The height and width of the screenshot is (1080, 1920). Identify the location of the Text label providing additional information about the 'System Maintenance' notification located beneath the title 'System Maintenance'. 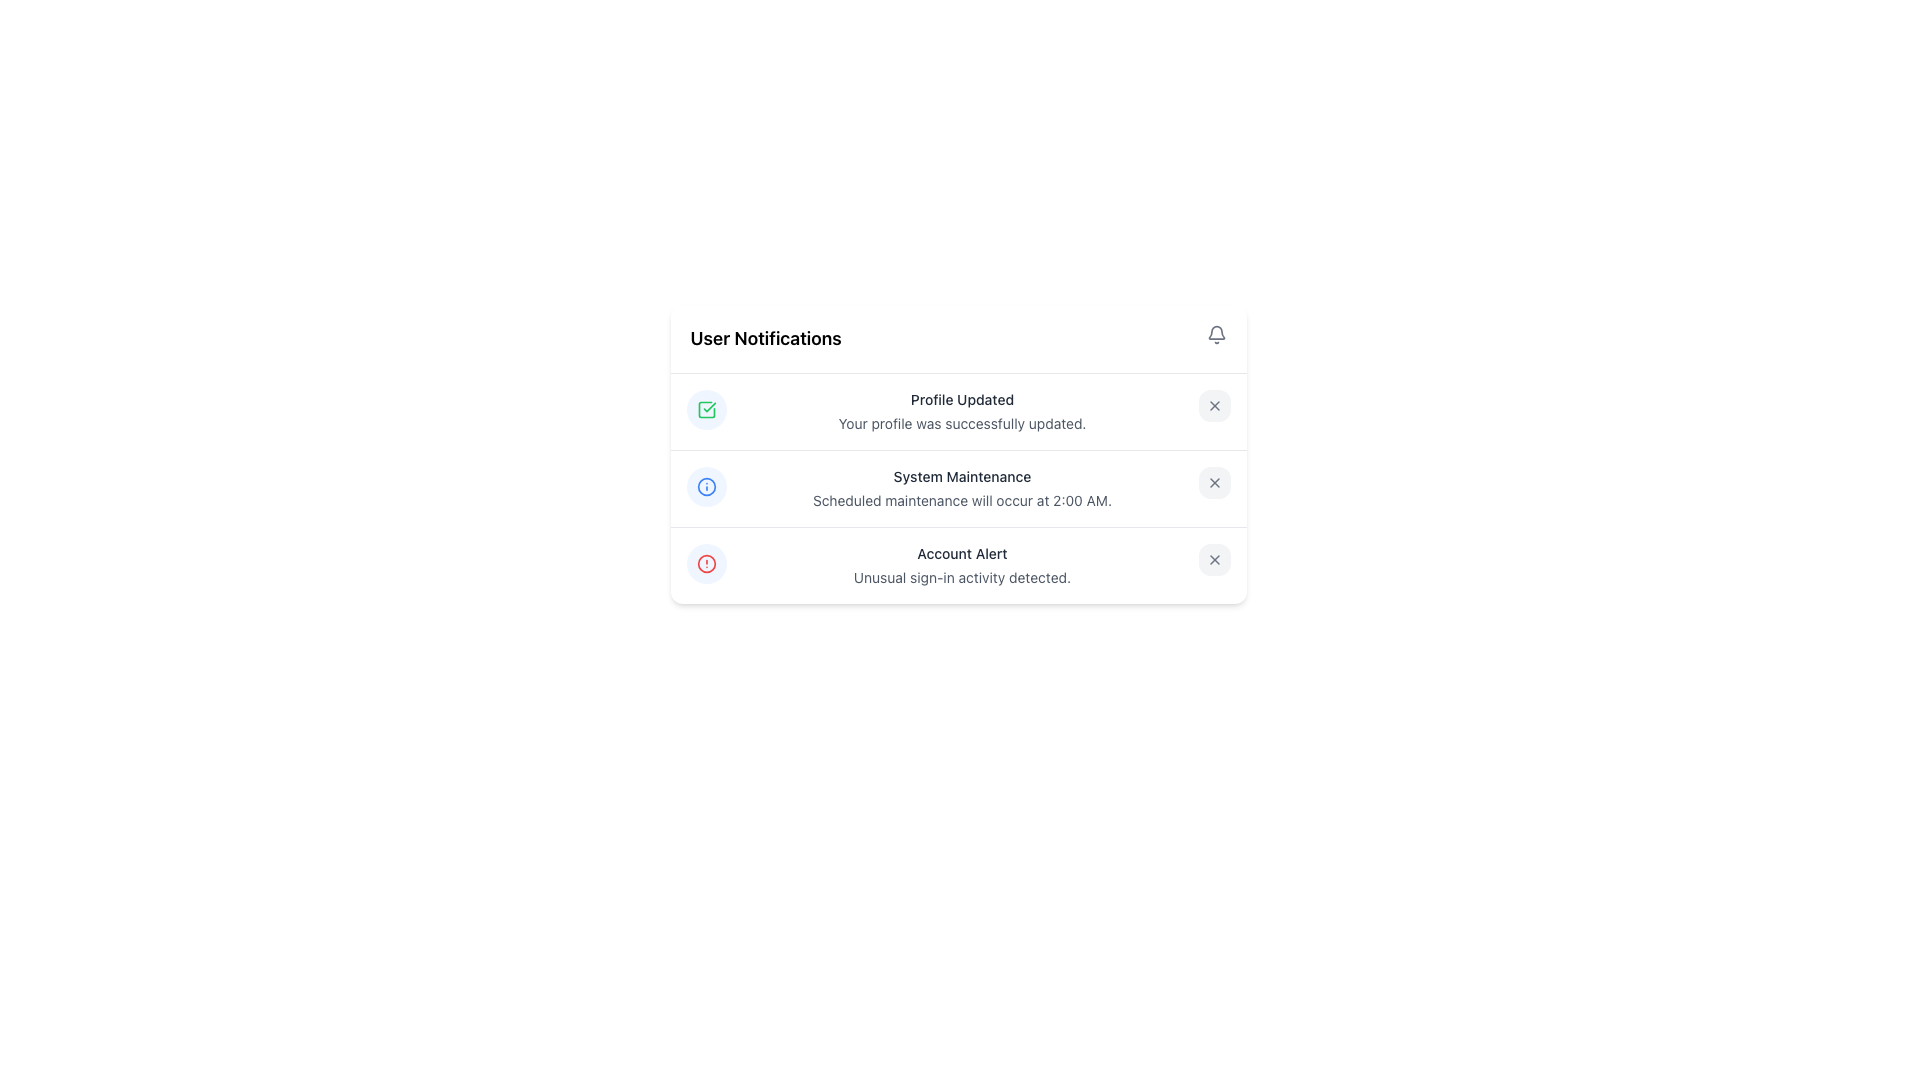
(962, 500).